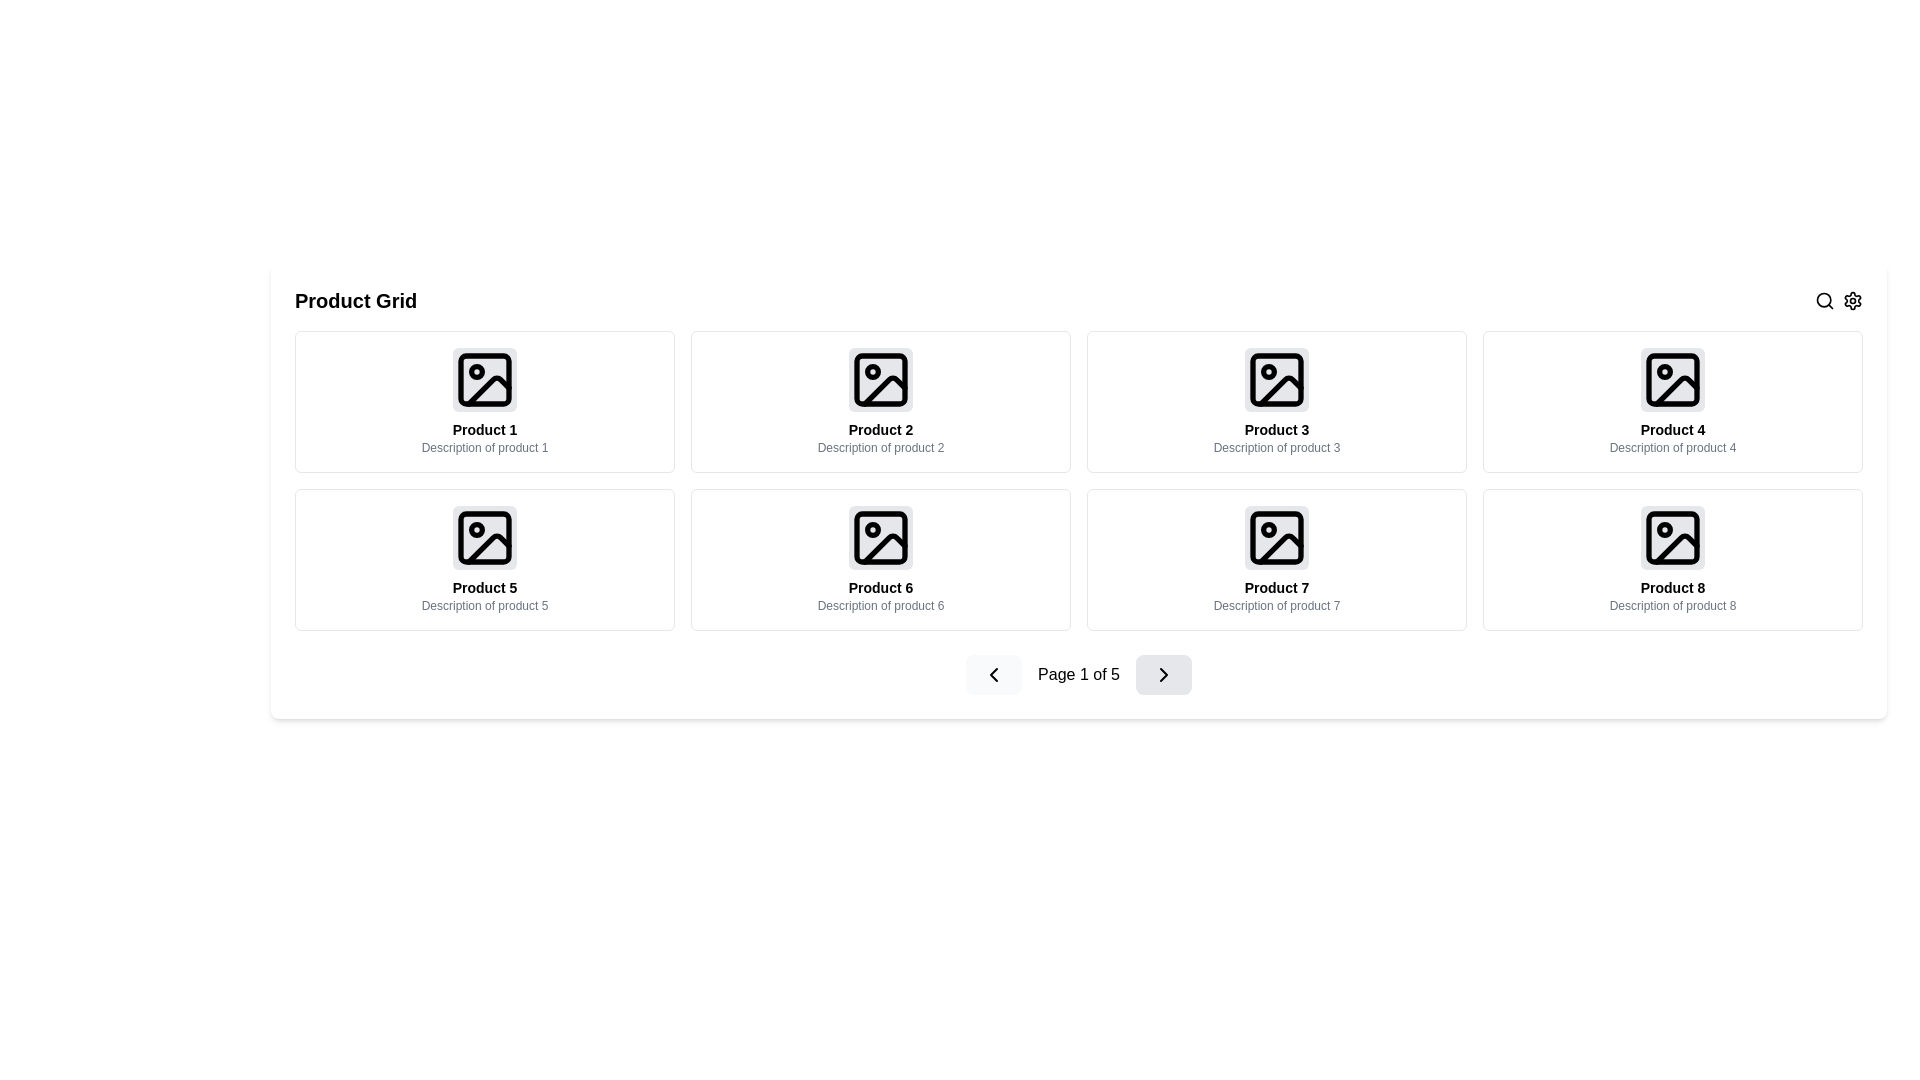  What do you see at coordinates (1267, 371) in the screenshot?
I see `the SVG Circle located in the top left corner of the 'Product 3' thumbnail, which serves as a decorative or interactive accent` at bounding box center [1267, 371].